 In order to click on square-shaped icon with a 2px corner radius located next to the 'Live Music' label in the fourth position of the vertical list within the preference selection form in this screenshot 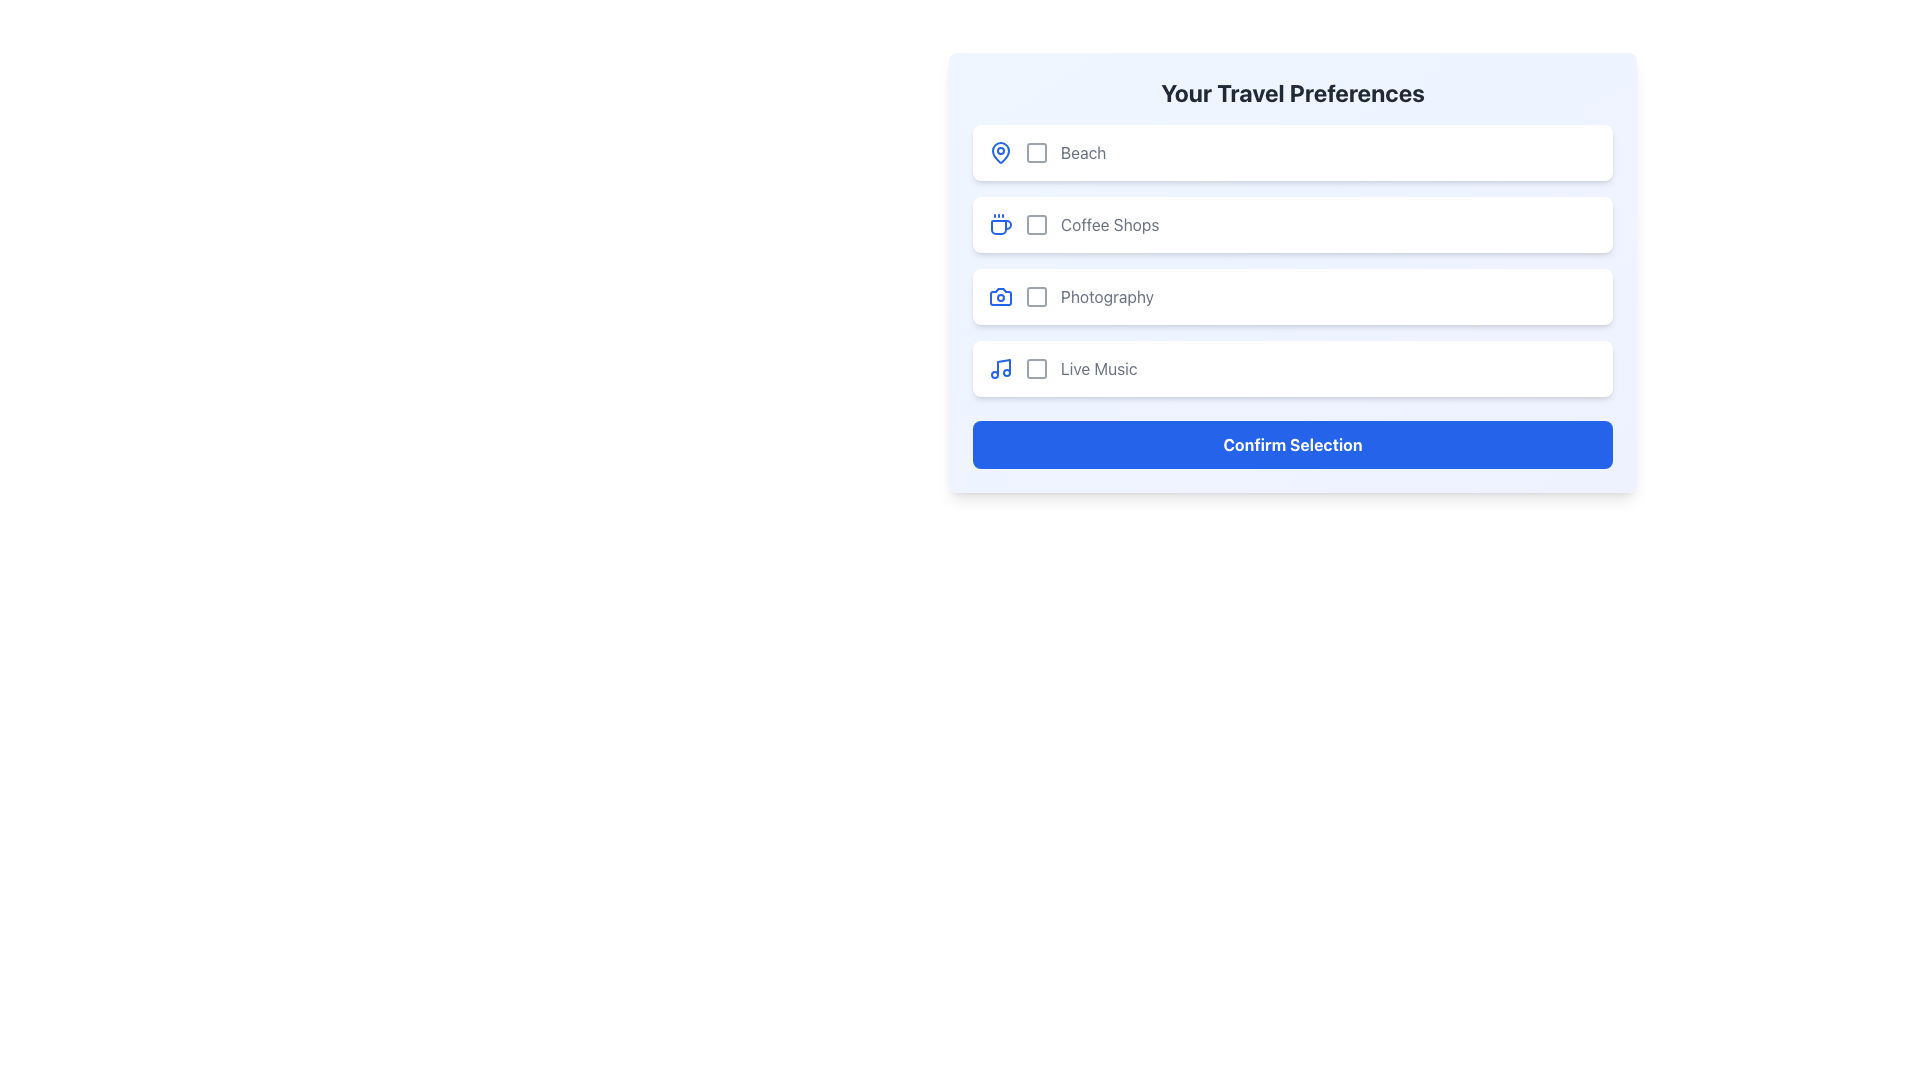, I will do `click(1036, 369)`.